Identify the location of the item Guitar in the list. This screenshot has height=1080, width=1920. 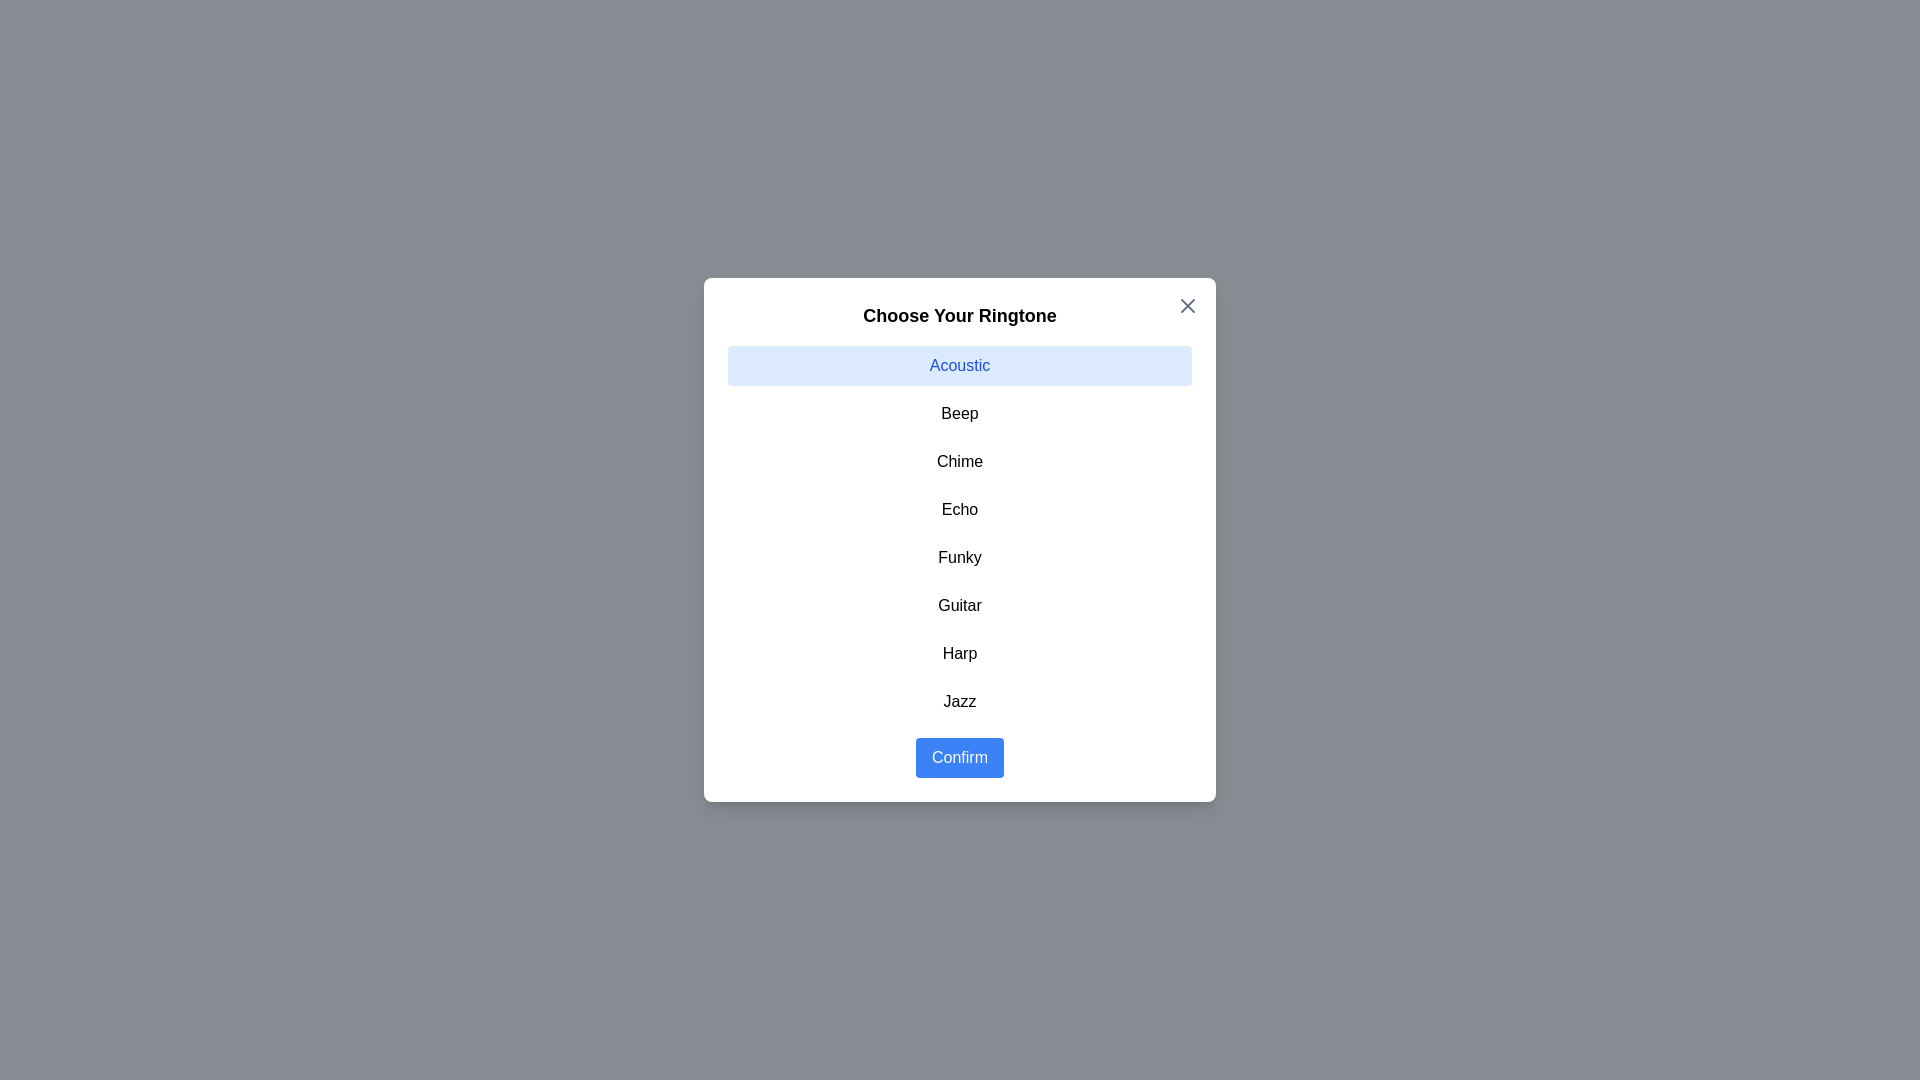
(960, 604).